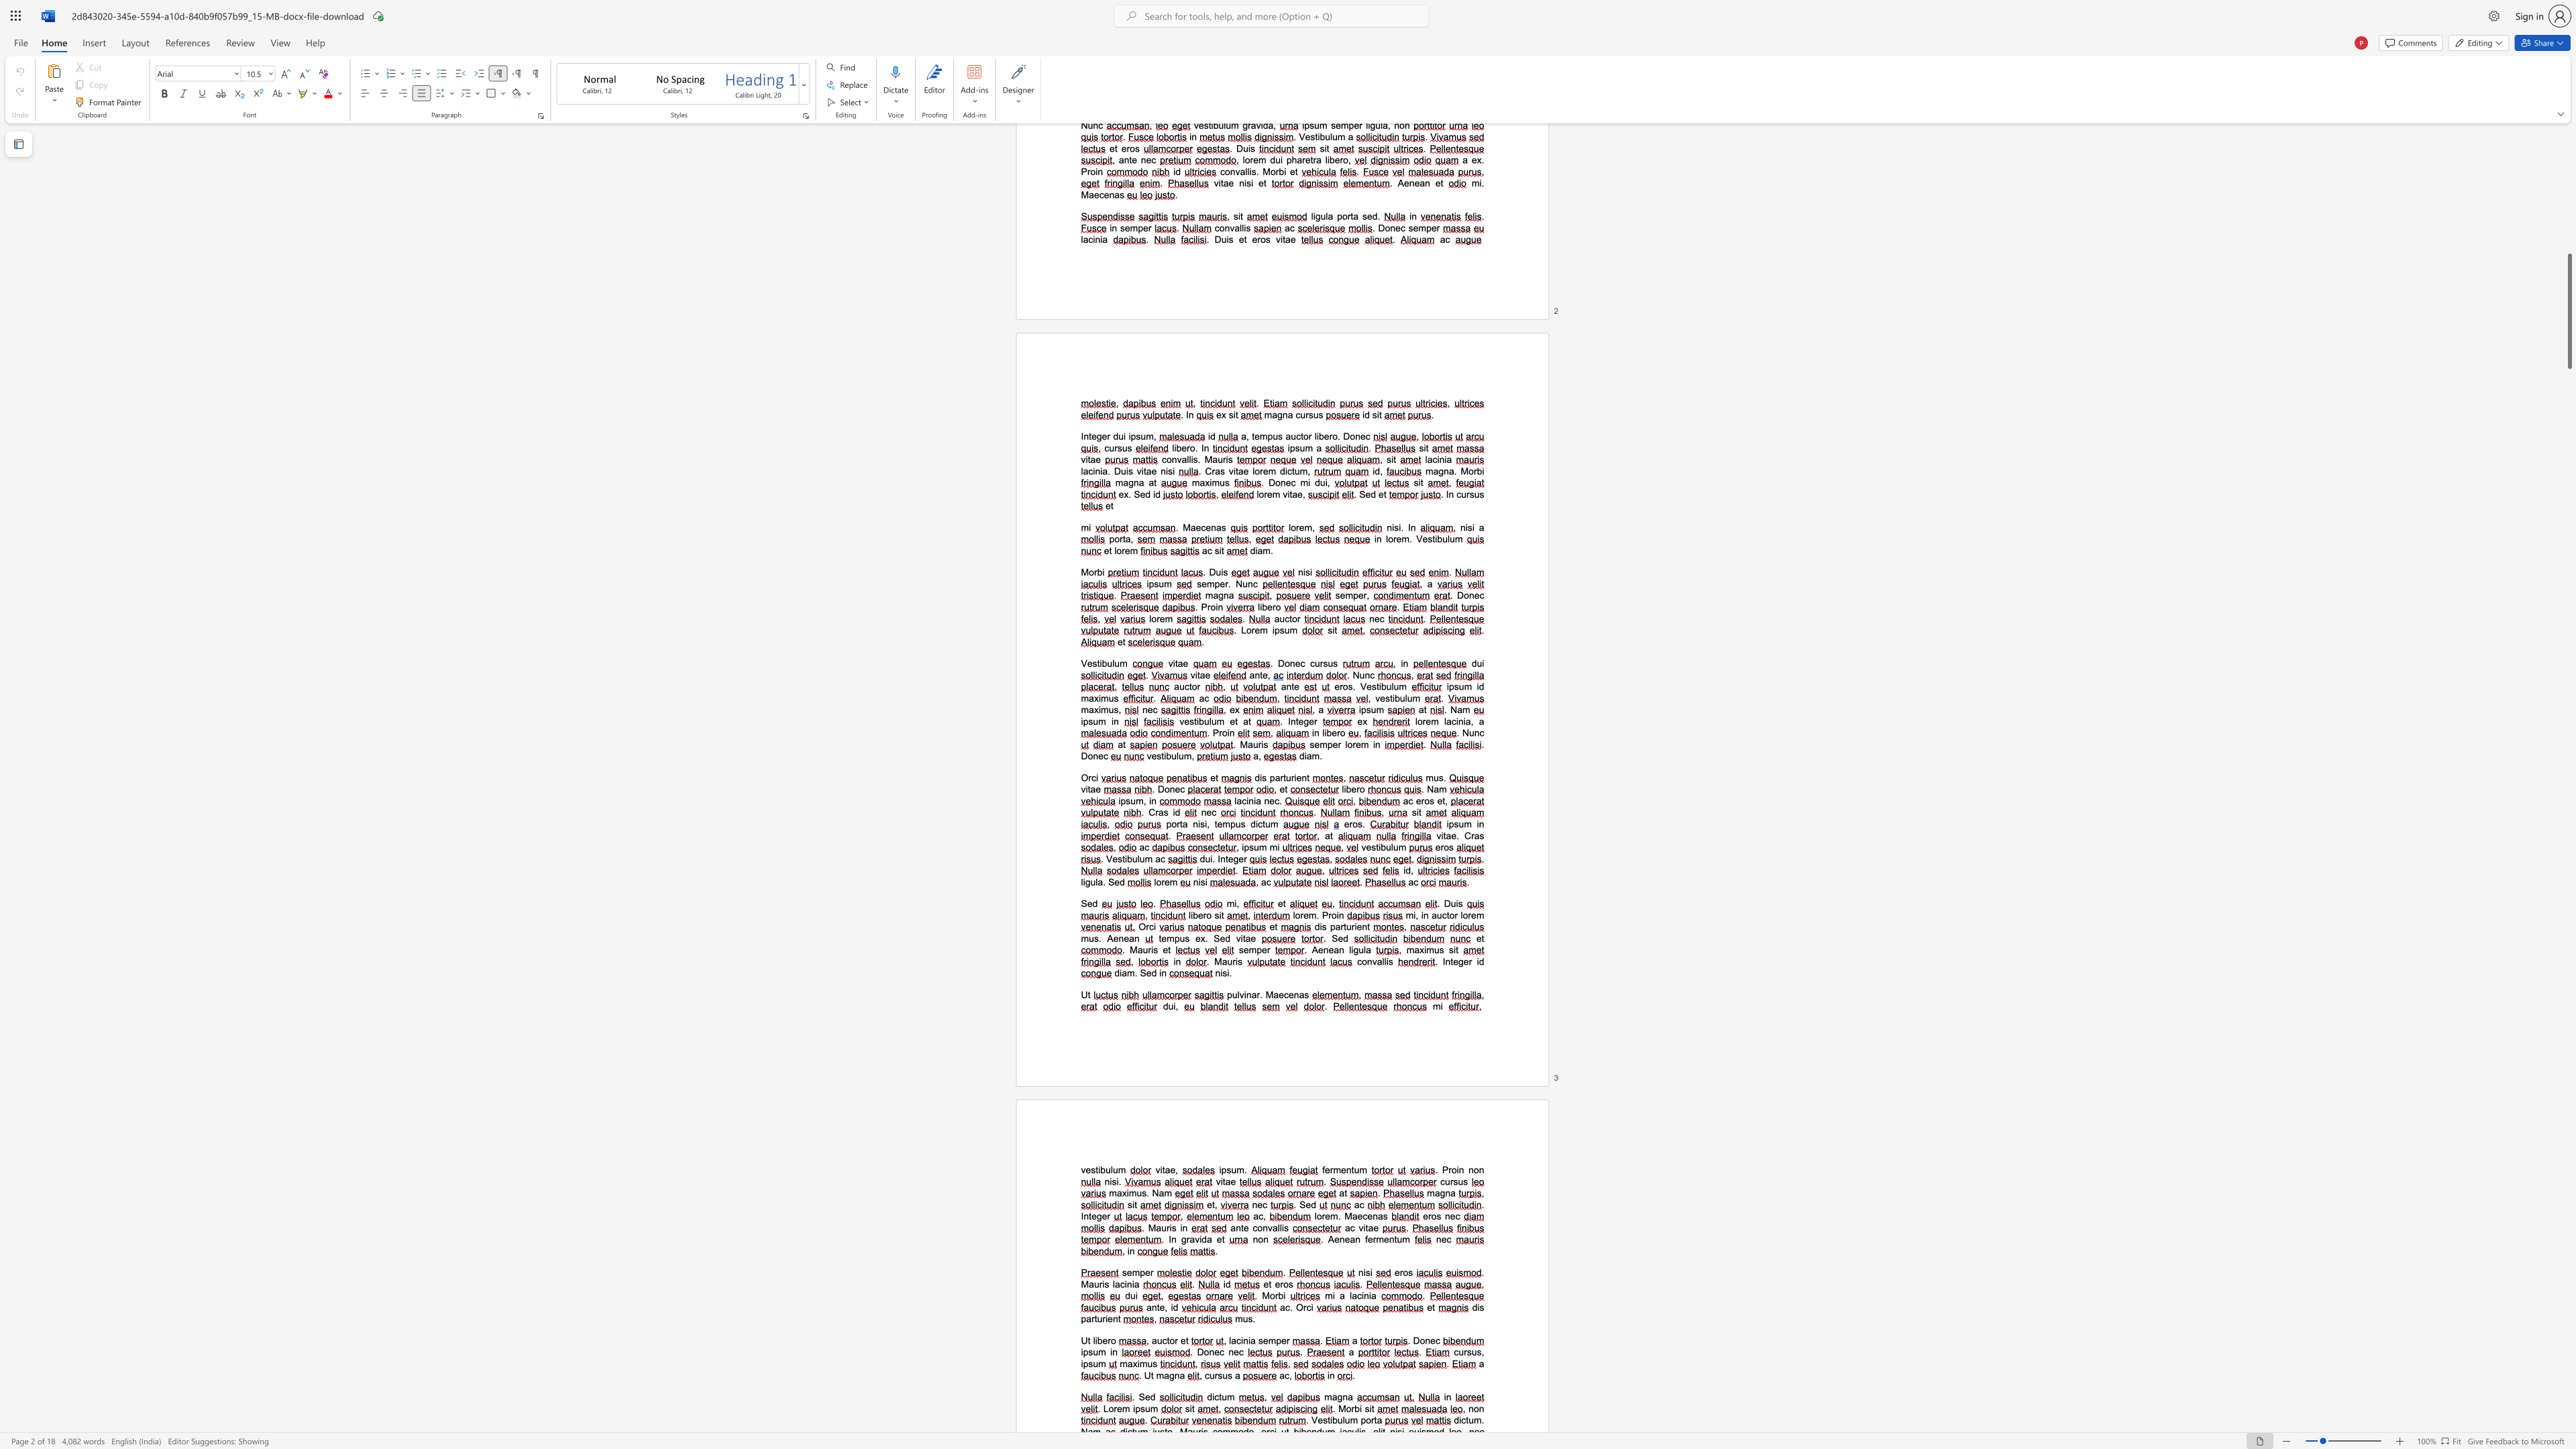  I want to click on the 2th character "a" in the text, so click(1476, 835).